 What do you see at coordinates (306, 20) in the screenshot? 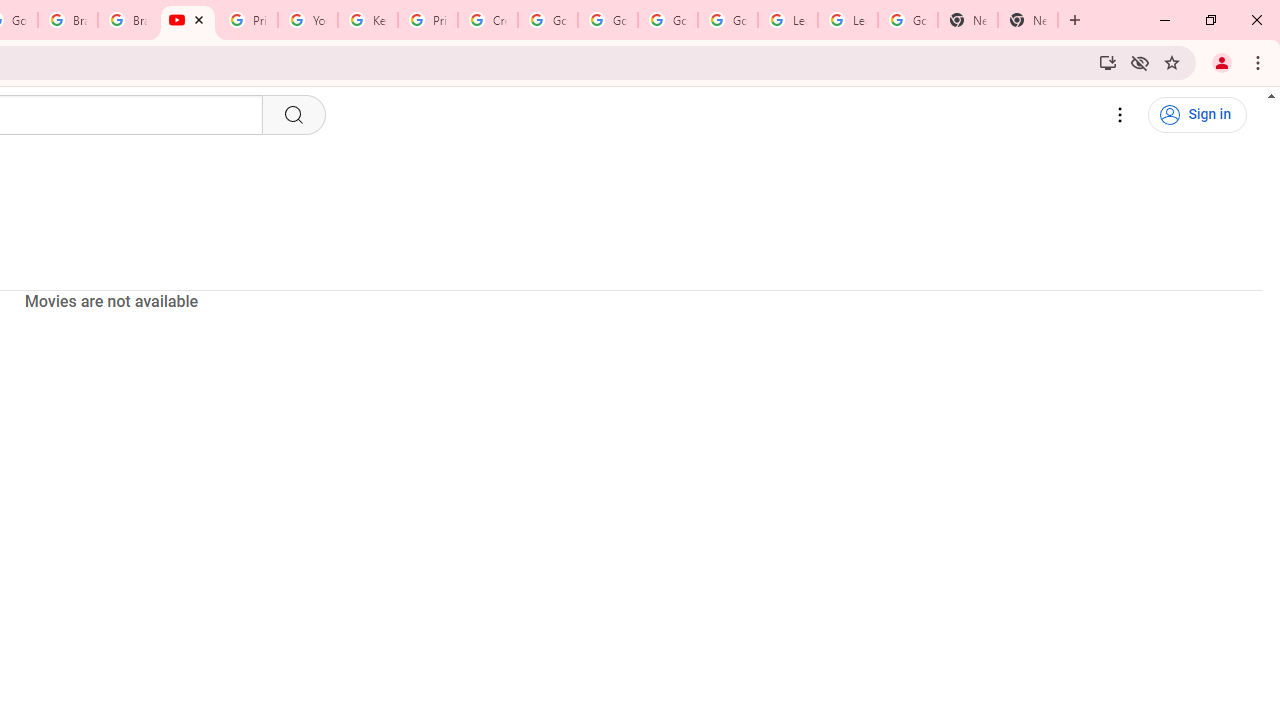
I see `'YouTube'` at bounding box center [306, 20].